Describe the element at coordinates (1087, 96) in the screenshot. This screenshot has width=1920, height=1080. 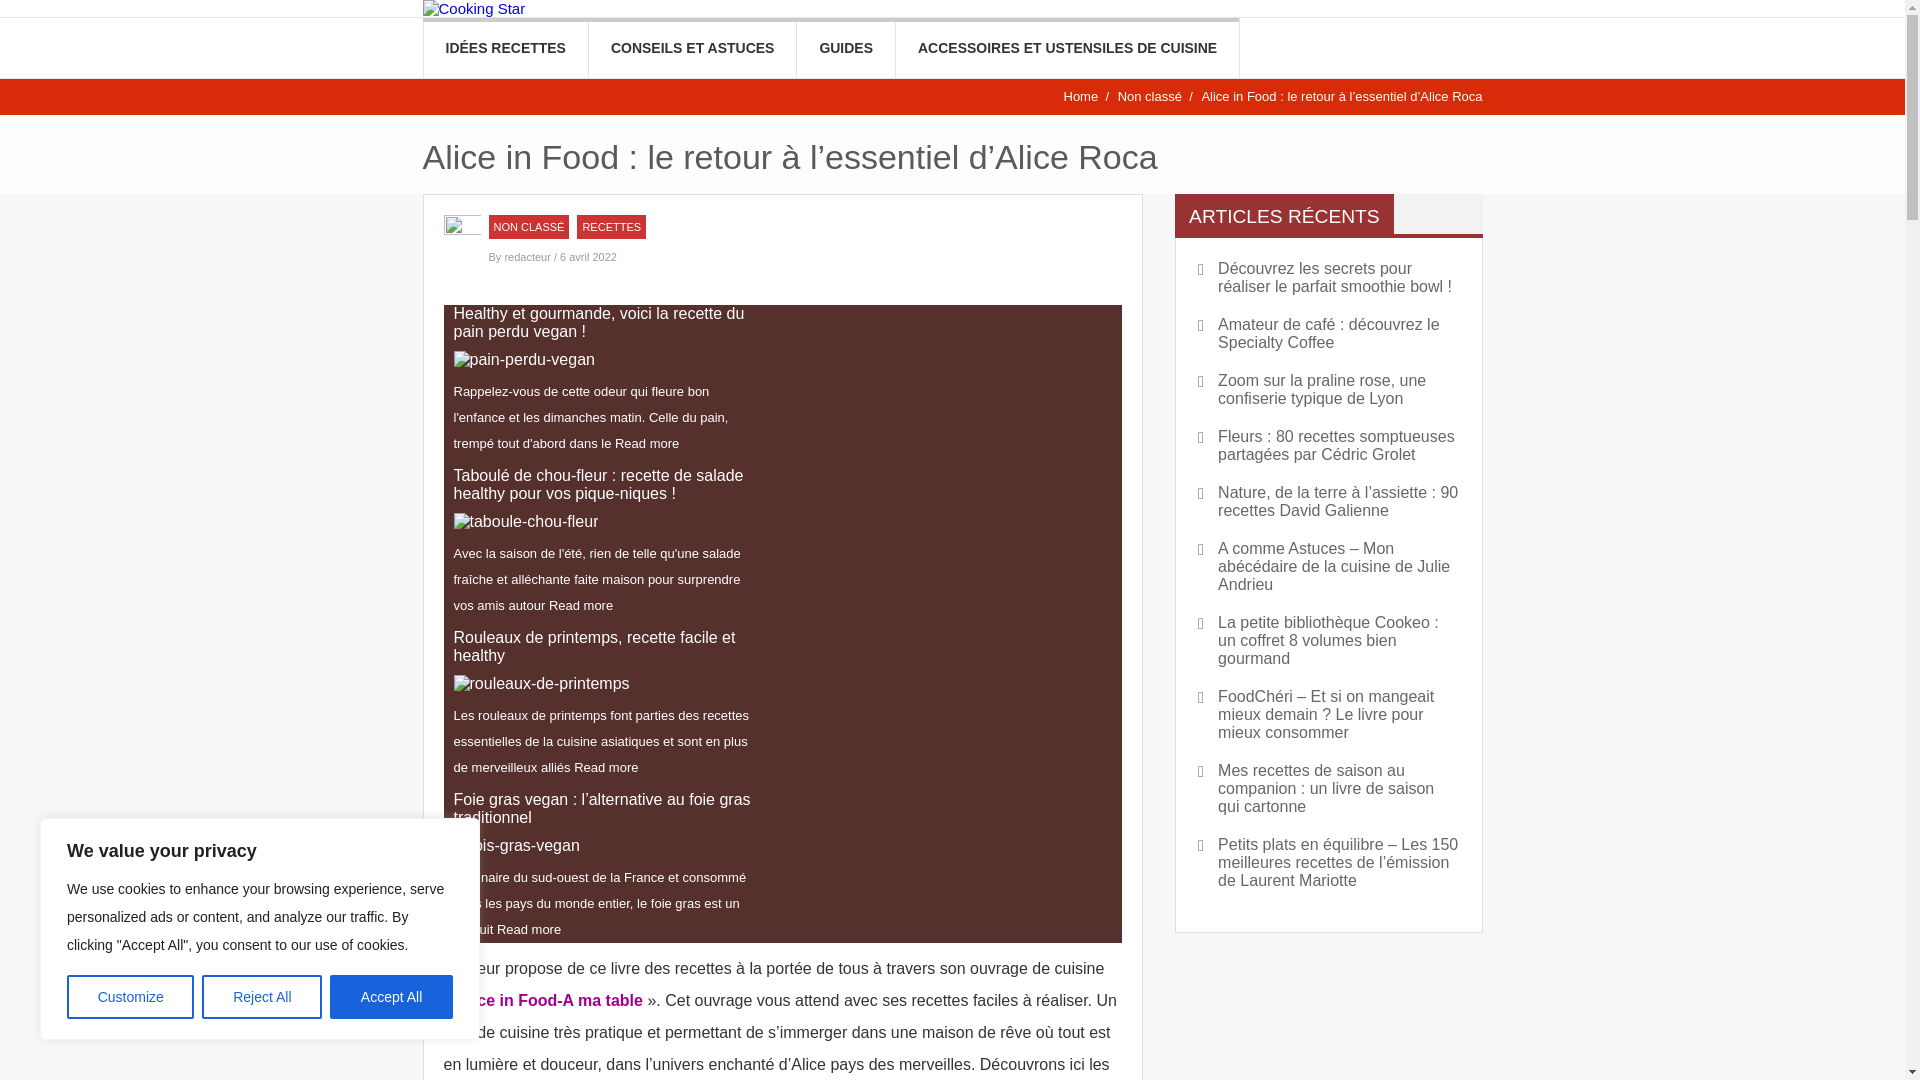
I see `'Home  / '` at that location.